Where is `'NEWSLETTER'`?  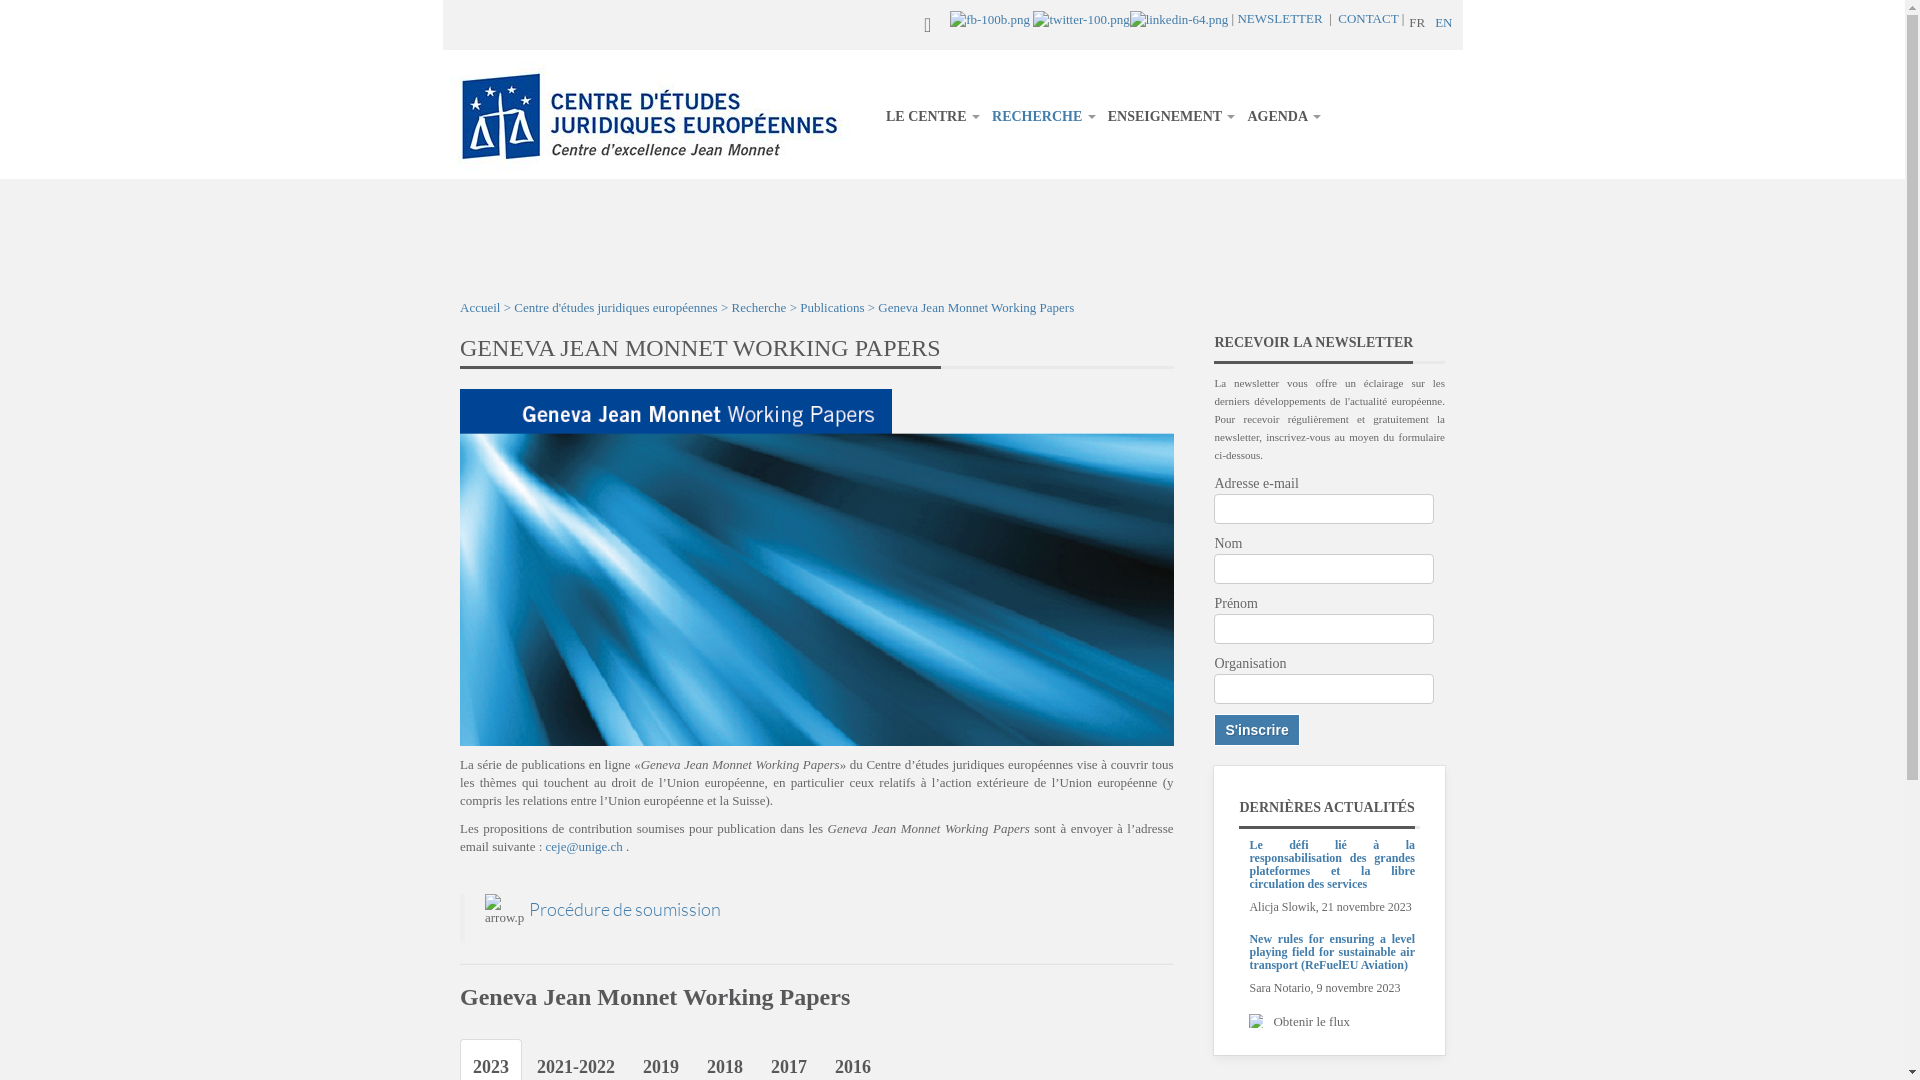 'NEWSLETTER' is located at coordinates (1278, 18).